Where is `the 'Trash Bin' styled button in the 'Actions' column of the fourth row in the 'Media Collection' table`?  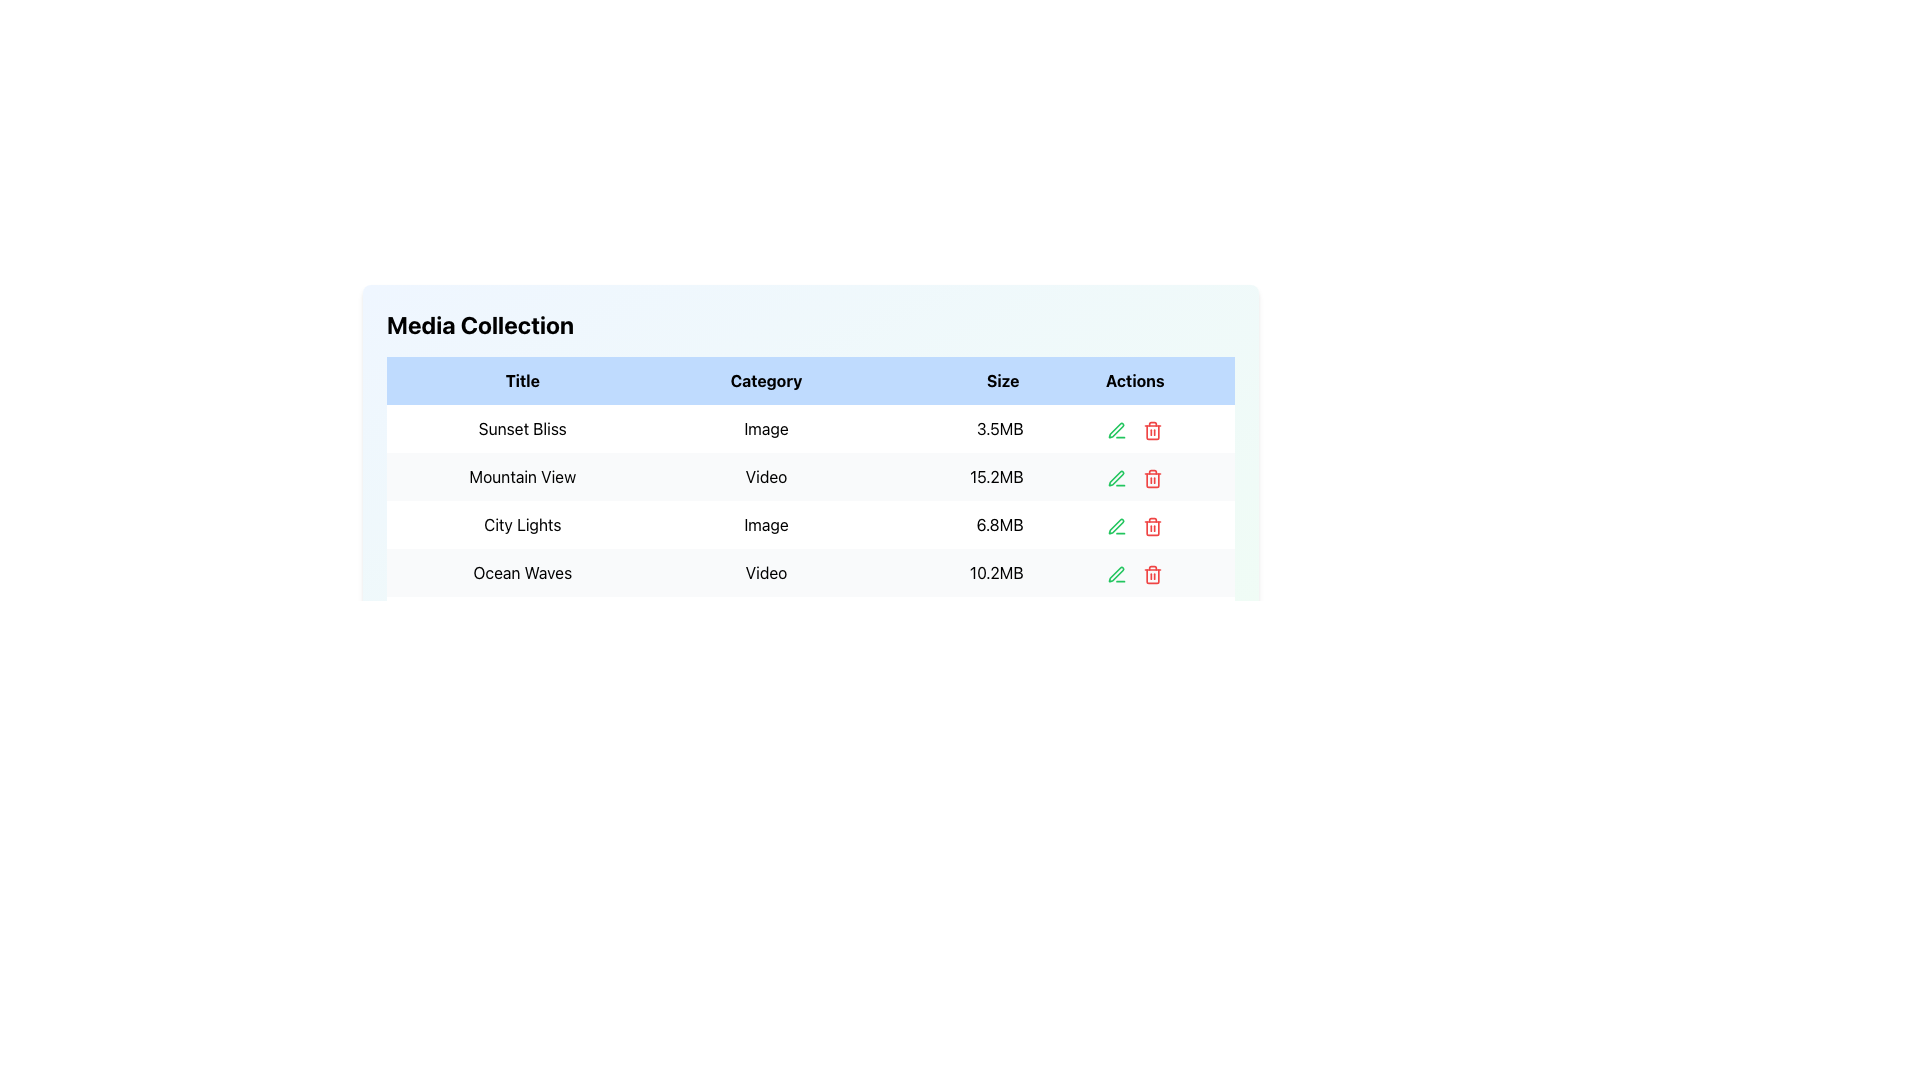 the 'Trash Bin' styled button in the 'Actions' column of the fourth row in the 'Media Collection' table is located at coordinates (1153, 574).